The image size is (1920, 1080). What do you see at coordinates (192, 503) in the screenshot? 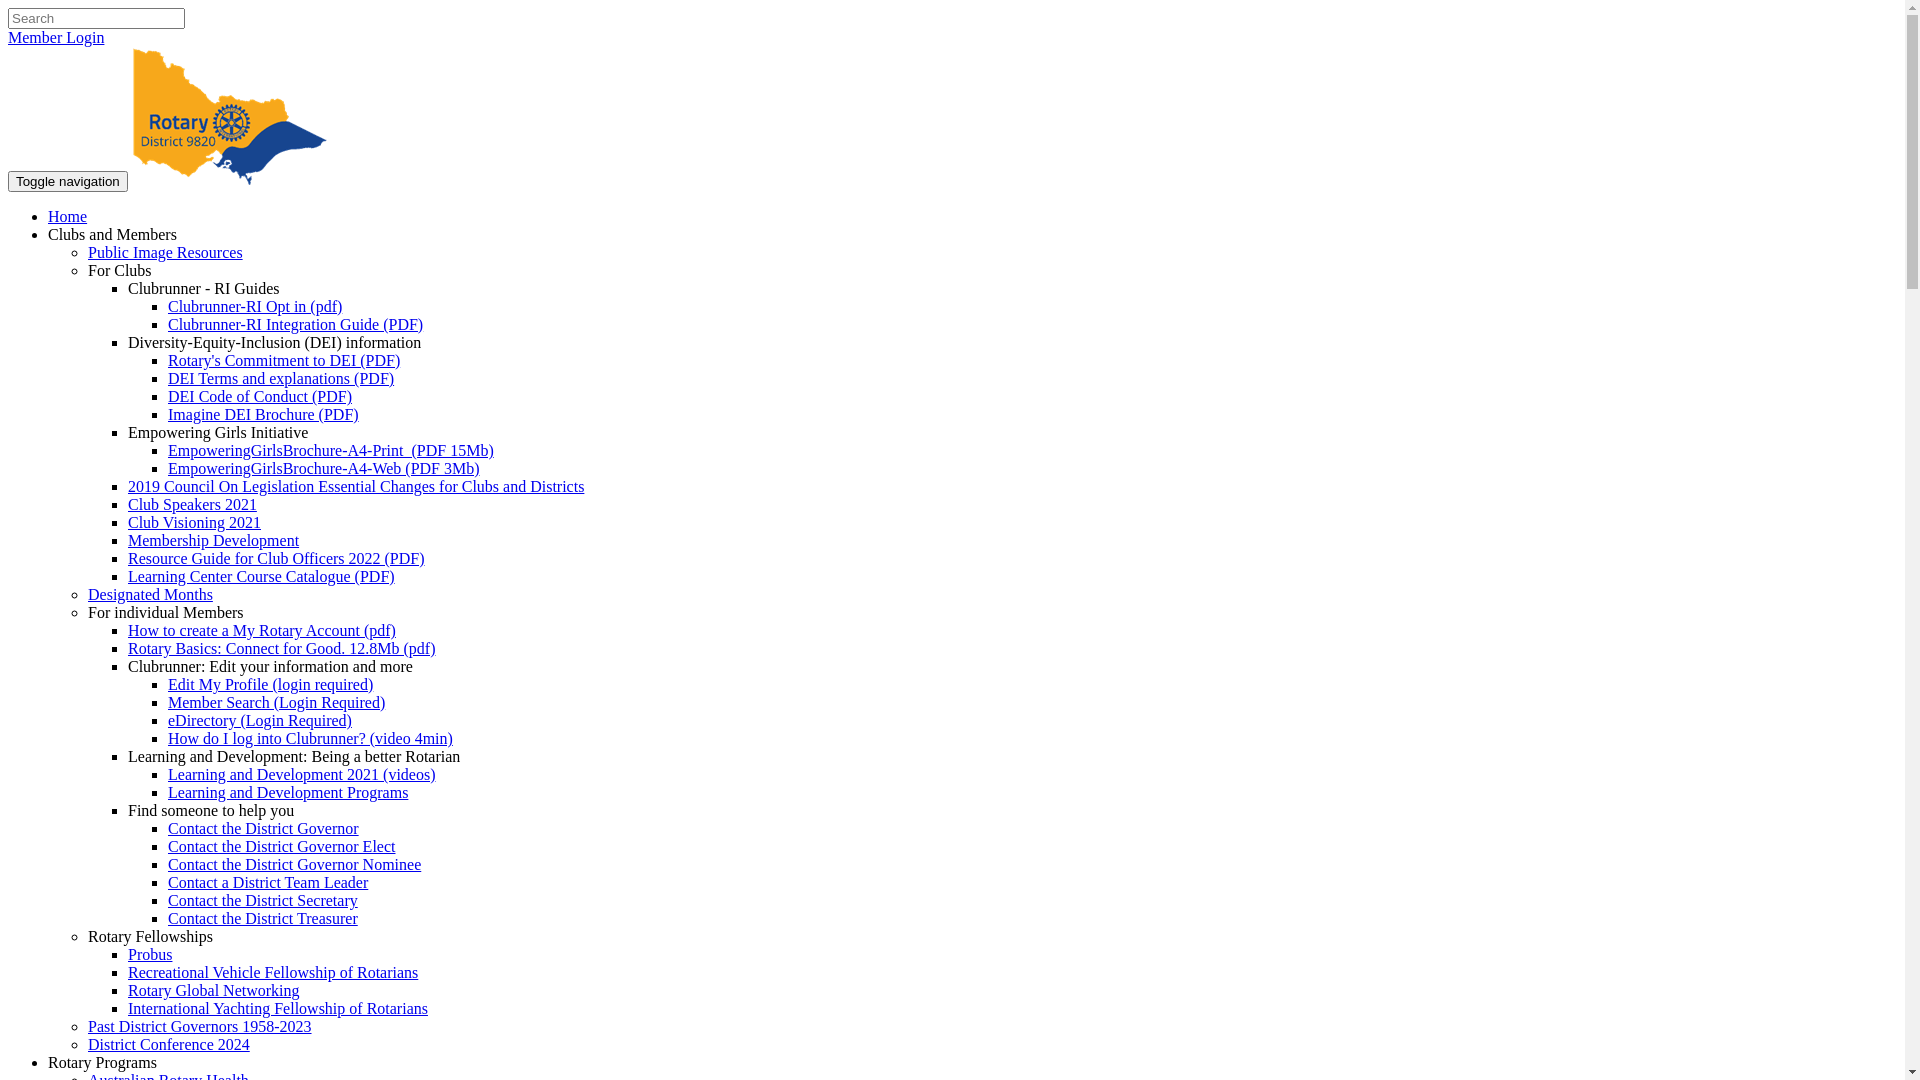
I see `'Club Speakers 2021'` at bounding box center [192, 503].